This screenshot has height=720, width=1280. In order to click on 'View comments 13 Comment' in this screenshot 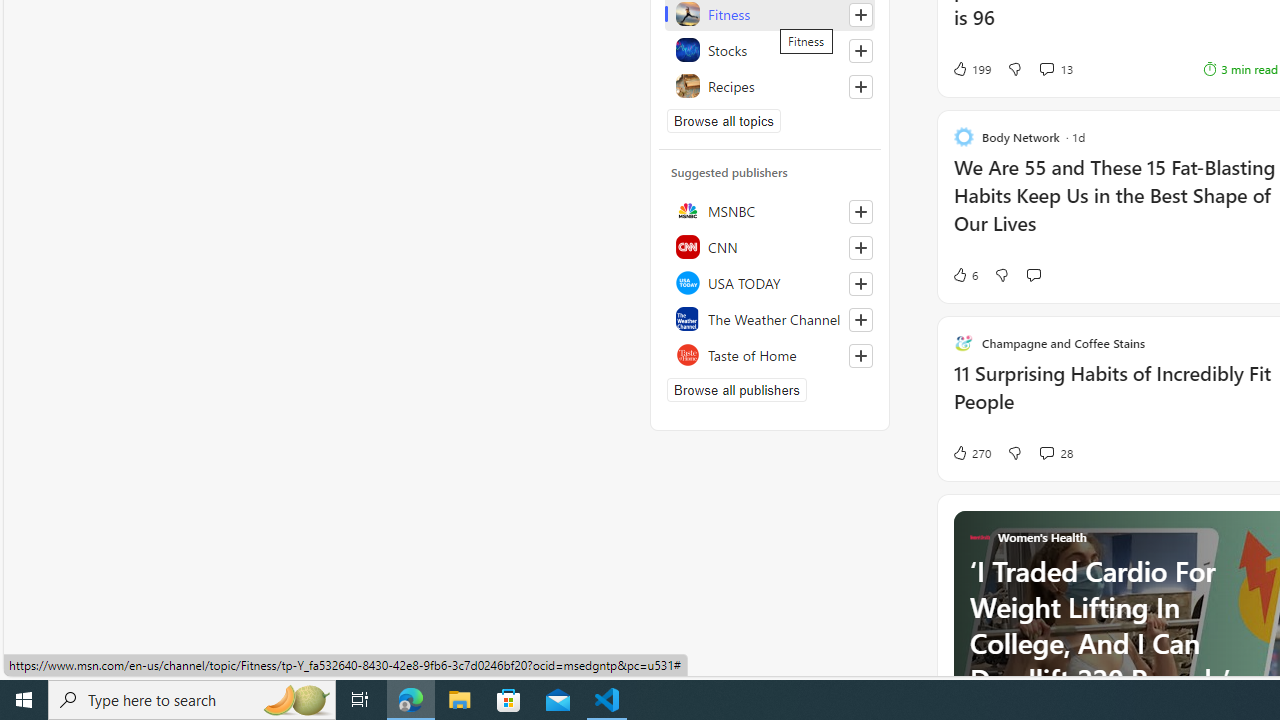, I will do `click(1045, 68)`.